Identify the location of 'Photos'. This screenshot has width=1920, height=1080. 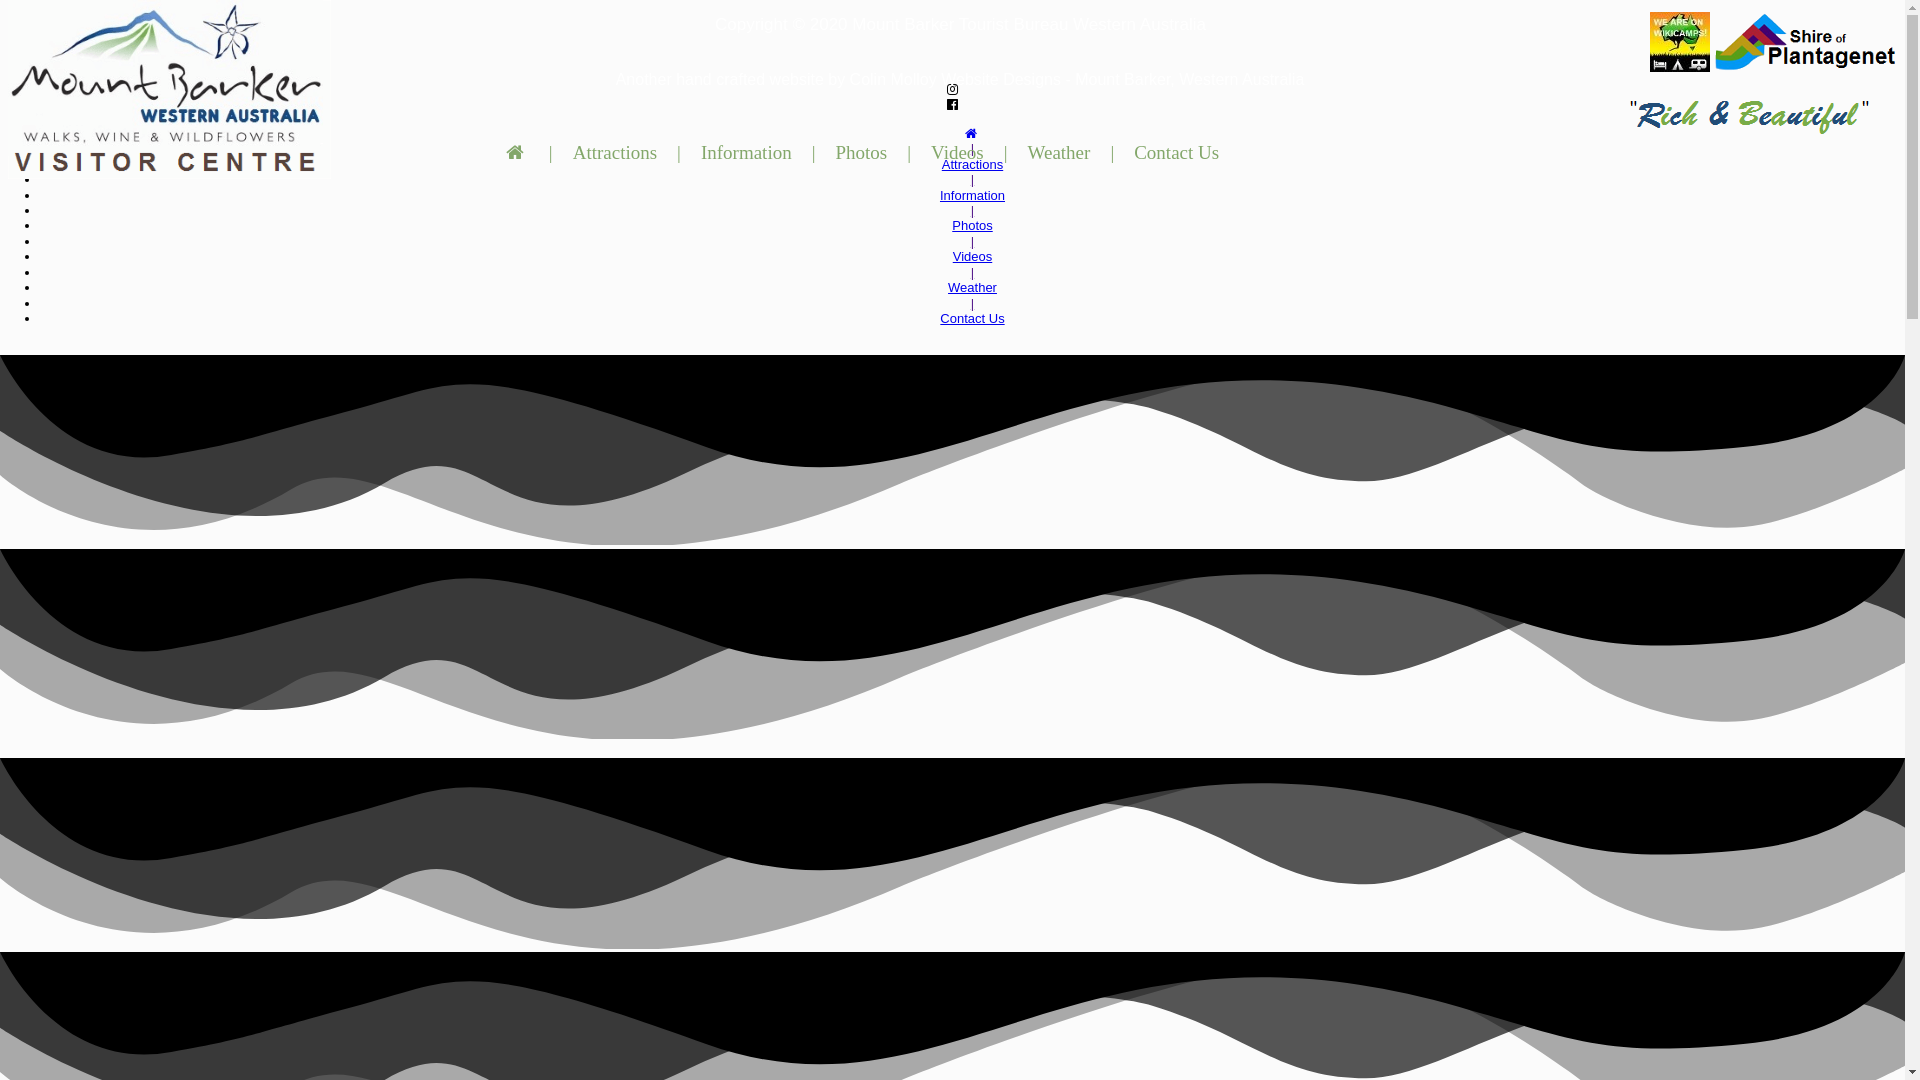
(972, 225).